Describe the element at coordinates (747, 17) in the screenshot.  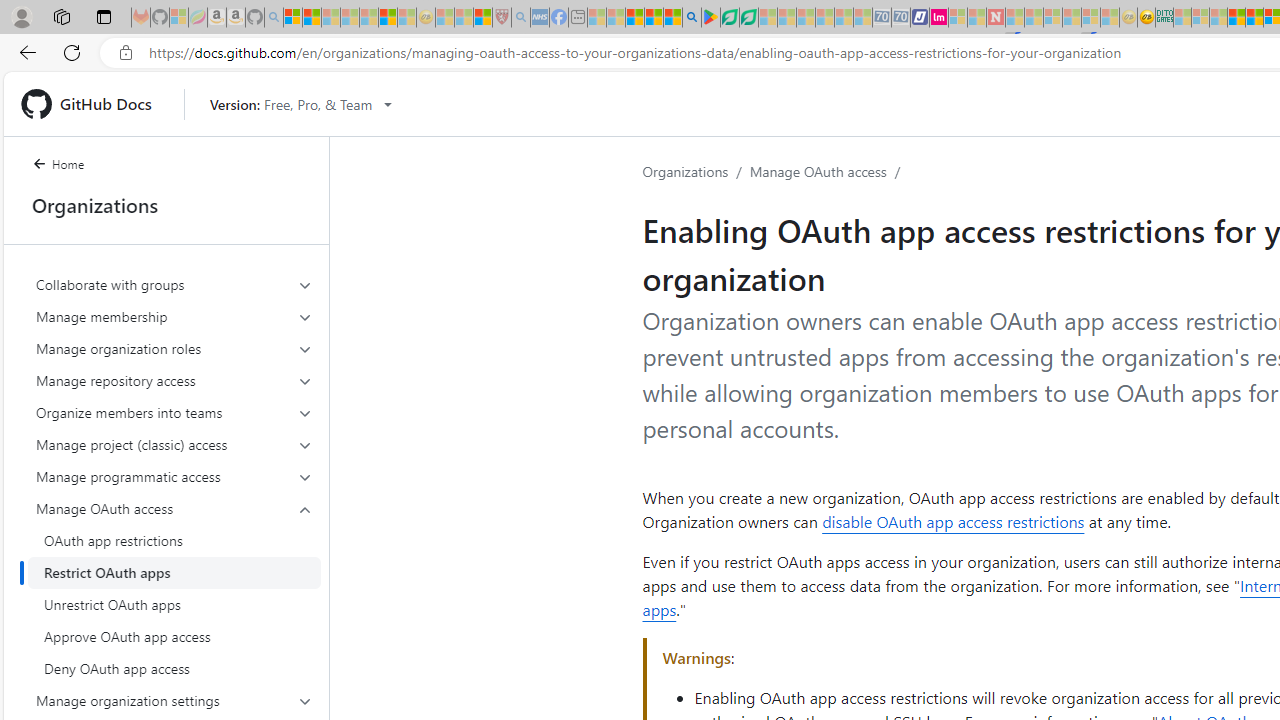
I see `'Microsoft Word - consumer-privacy address update 2.2021'` at that location.